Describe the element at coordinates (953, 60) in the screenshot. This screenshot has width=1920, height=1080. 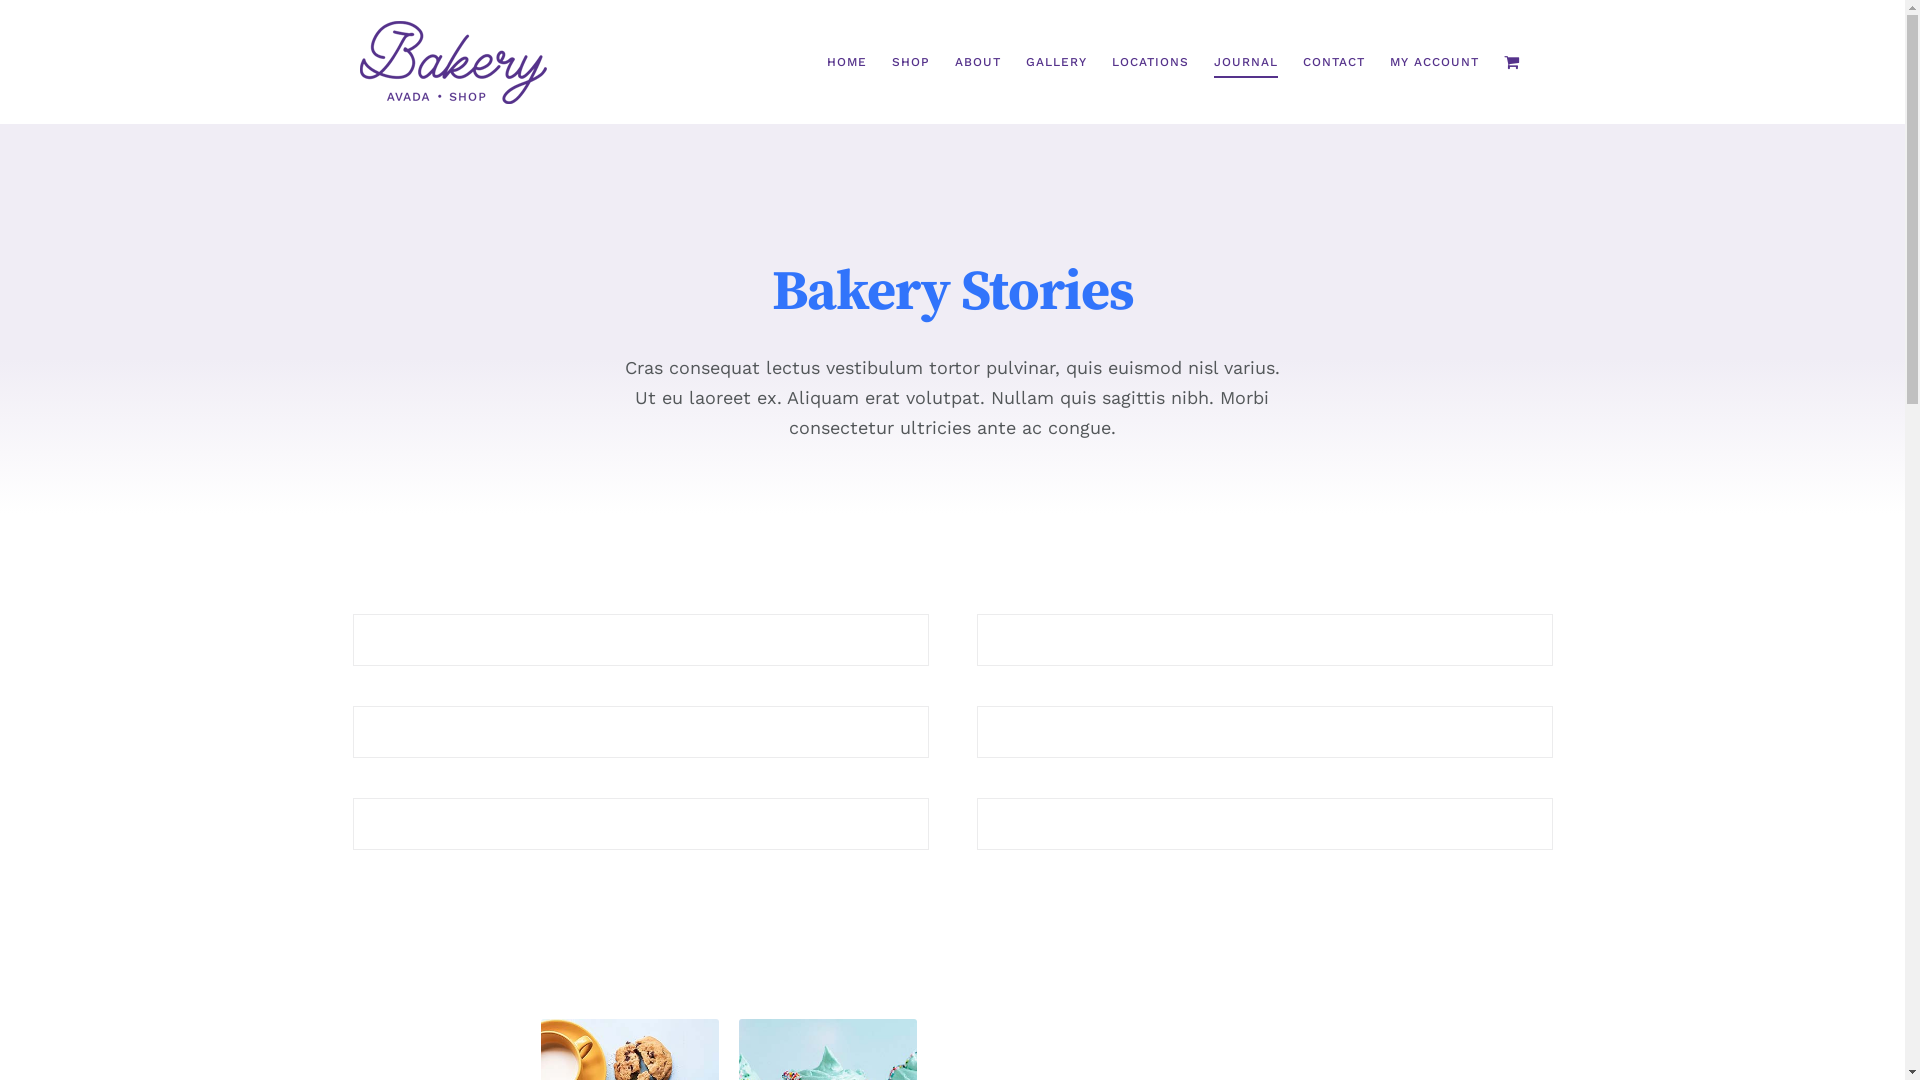
I see `'ABOUT'` at that location.